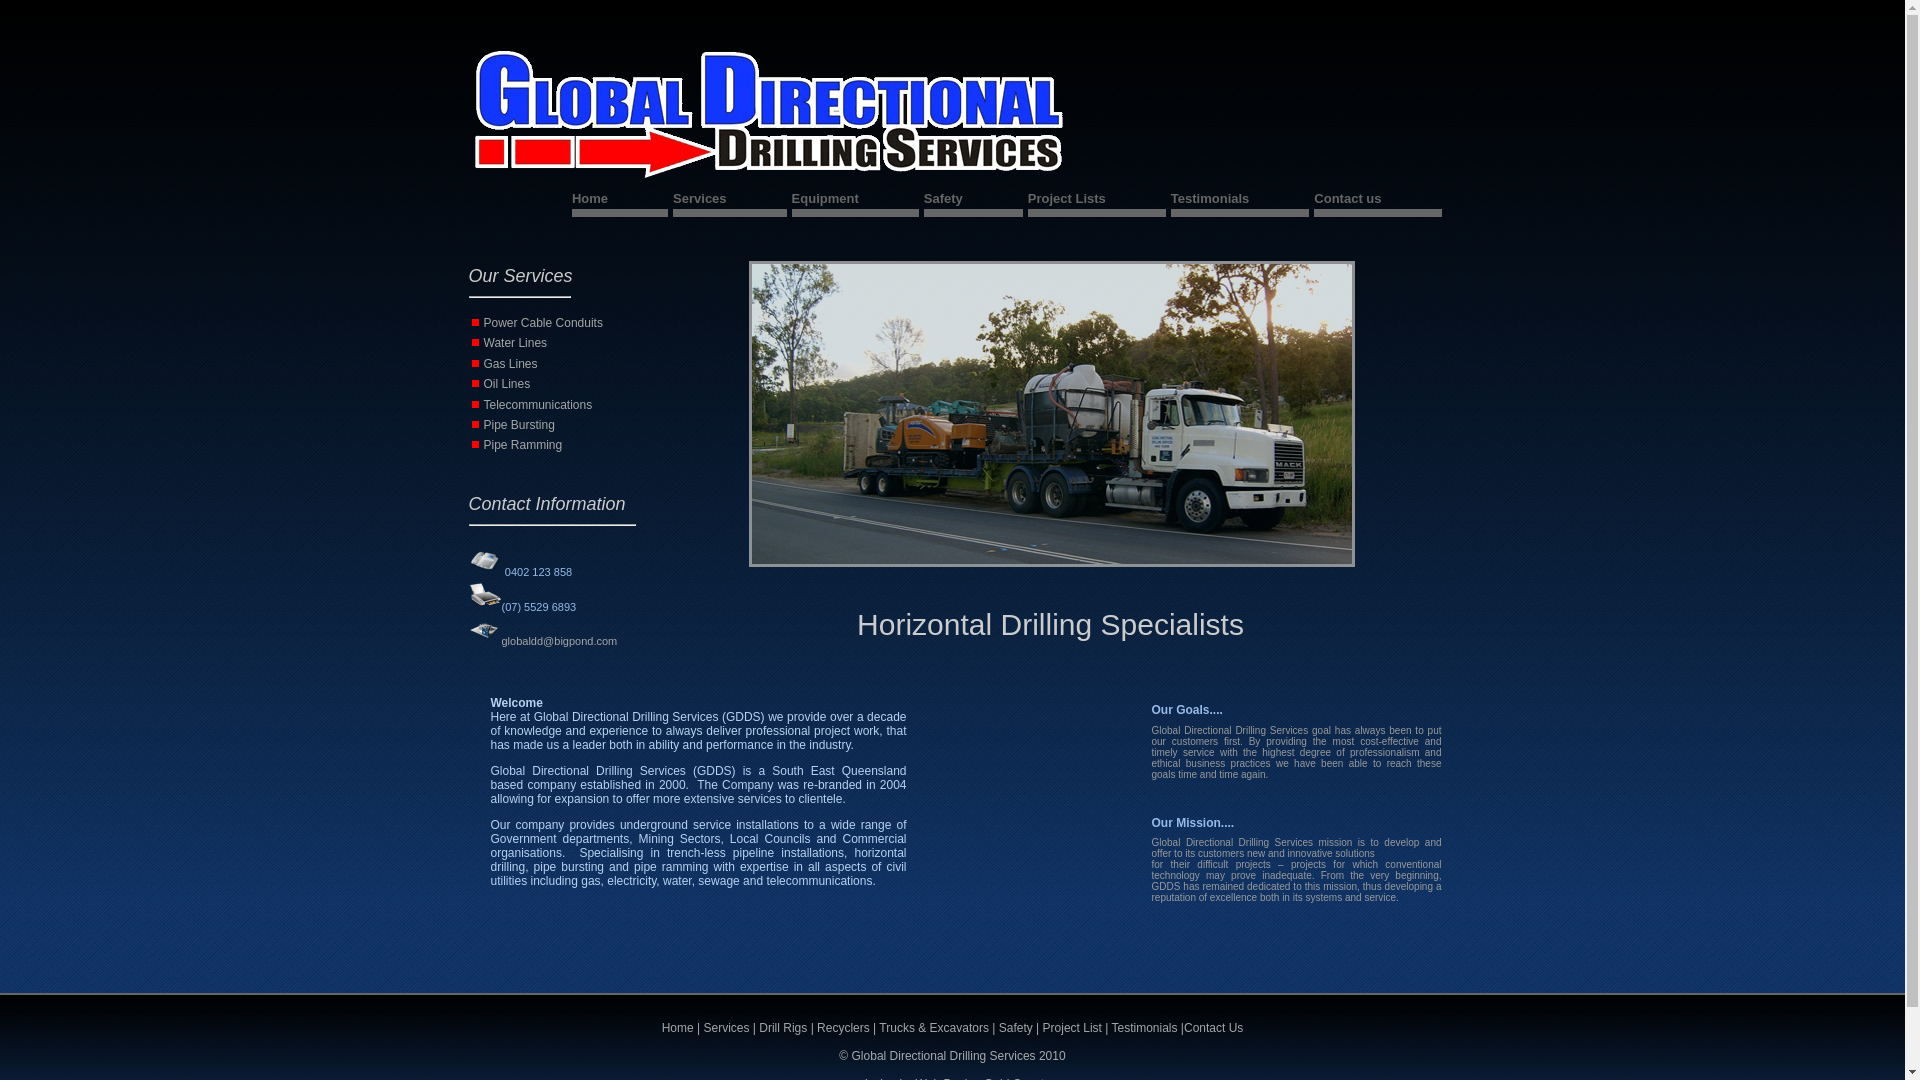 The height and width of the screenshot is (1080, 1920). What do you see at coordinates (558, 640) in the screenshot?
I see `'globaldd@bigpond.com'` at bounding box center [558, 640].